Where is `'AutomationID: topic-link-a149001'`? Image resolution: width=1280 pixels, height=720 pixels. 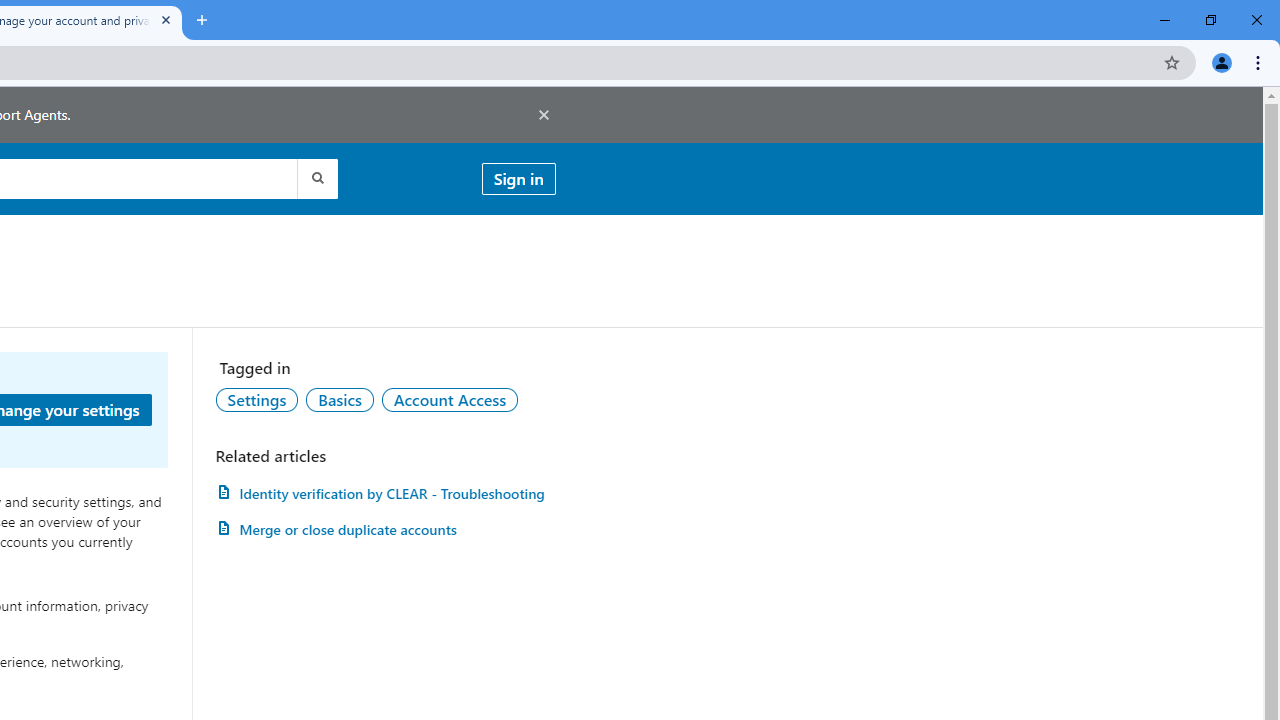
'AutomationID: topic-link-a149001' is located at coordinates (256, 399).